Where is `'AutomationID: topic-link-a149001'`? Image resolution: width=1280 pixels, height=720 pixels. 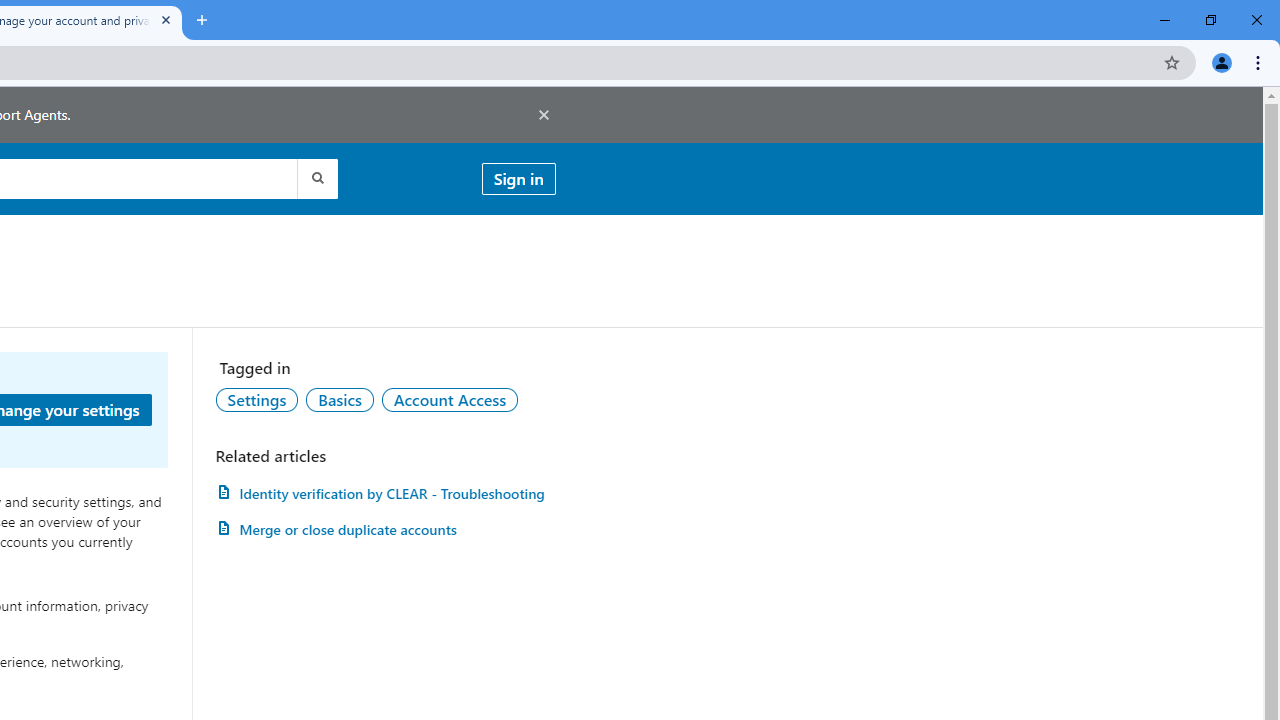
'AutomationID: topic-link-a149001' is located at coordinates (256, 399).